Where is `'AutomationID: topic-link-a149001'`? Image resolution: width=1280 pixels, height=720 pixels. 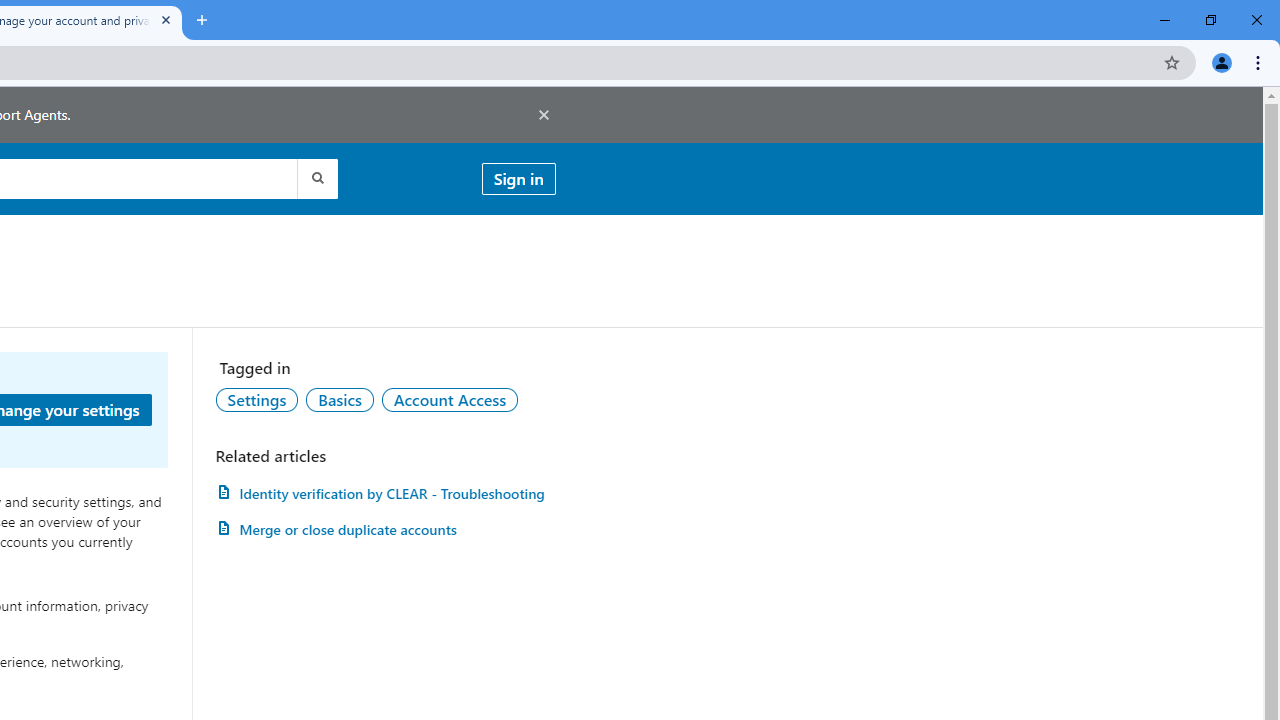
'AutomationID: topic-link-a149001' is located at coordinates (256, 399).